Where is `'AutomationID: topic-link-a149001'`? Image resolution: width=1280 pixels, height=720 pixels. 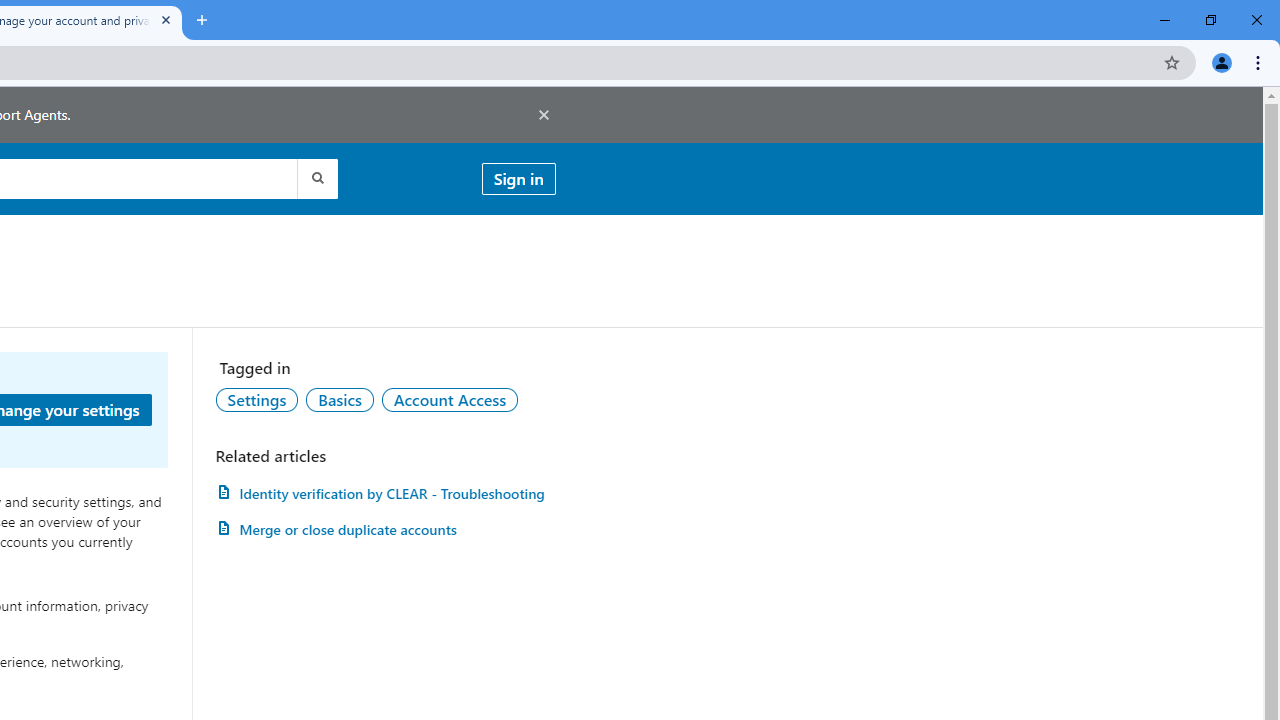
'AutomationID: topic-link-a149001' is located at coordinates (256, 399).